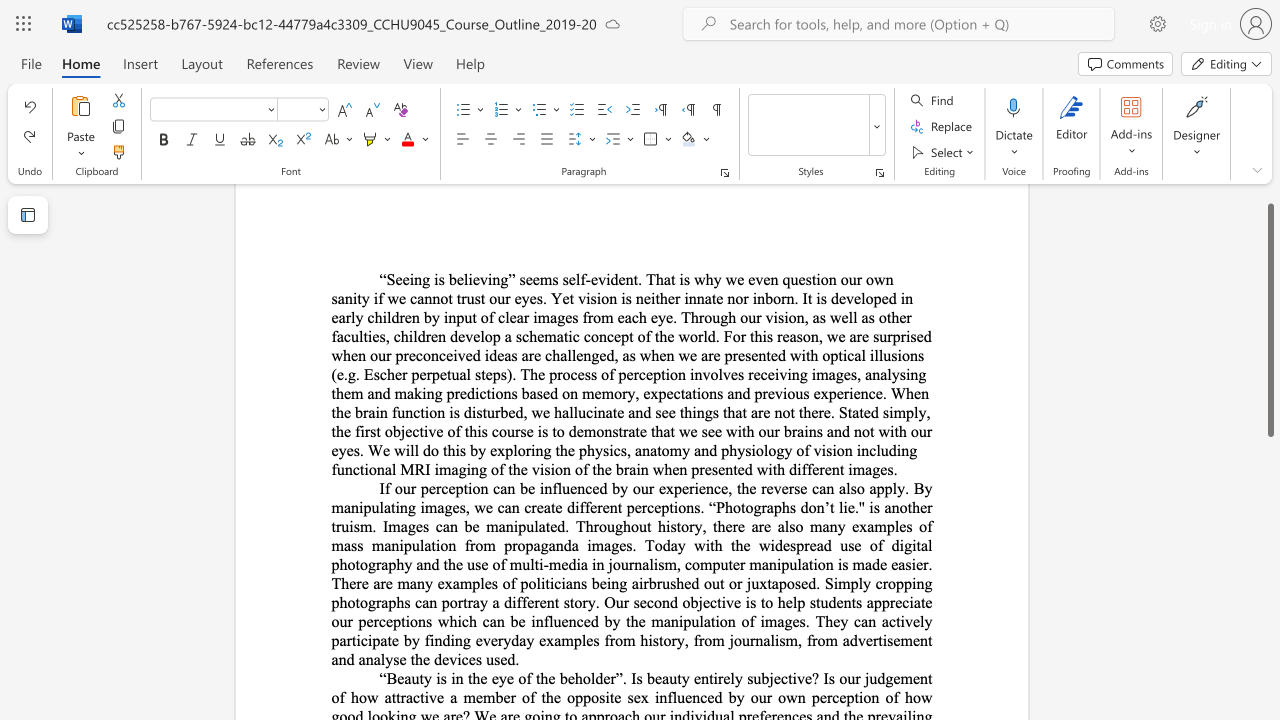 The width and height of the screenshot is (1280, 720). What do you see at coordinates (1269, 319) in the screenshot?
I see `the scrollbar and move down 110 pixels` at bounding box center [1269, 319].